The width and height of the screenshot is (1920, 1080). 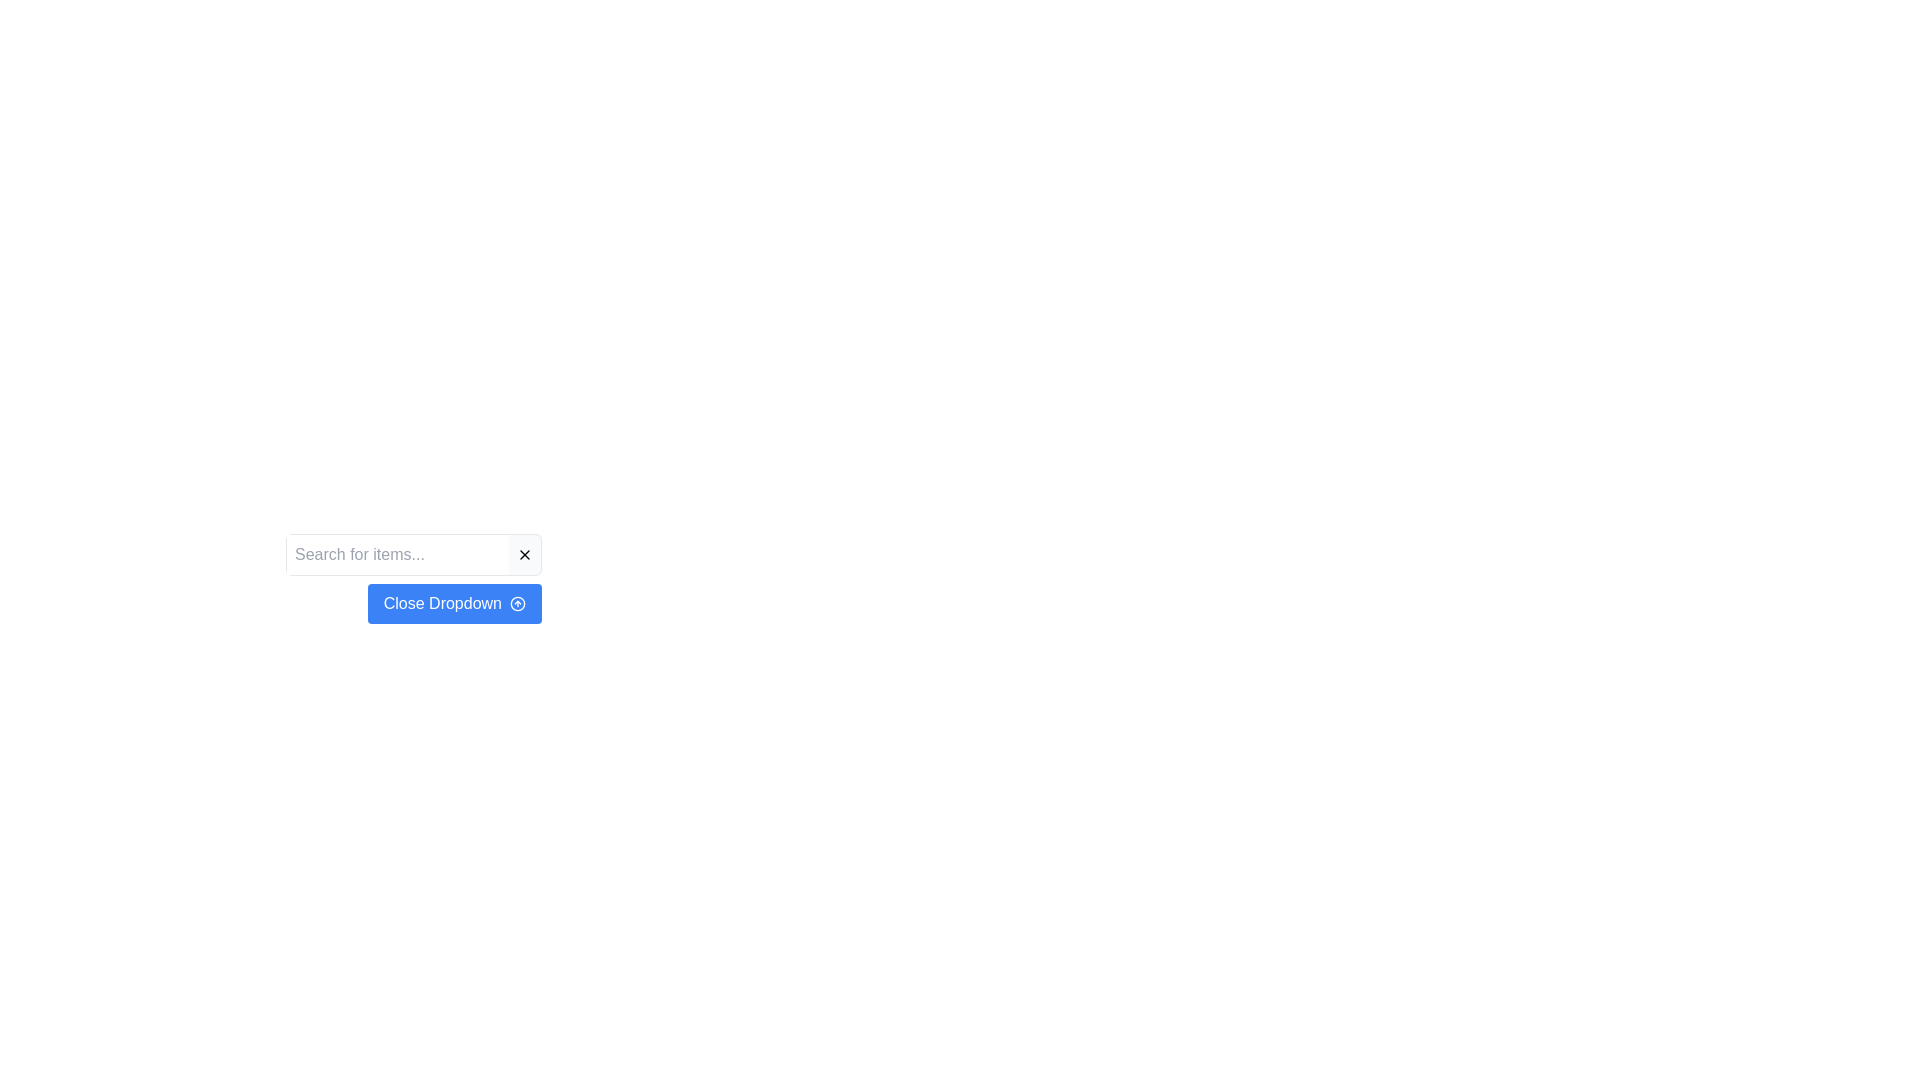 What do you see at coordinates (524, 555) in the screenshot?
I see `the close icon button (an 'X') to clear the search field` at bounding box center [524, 555].